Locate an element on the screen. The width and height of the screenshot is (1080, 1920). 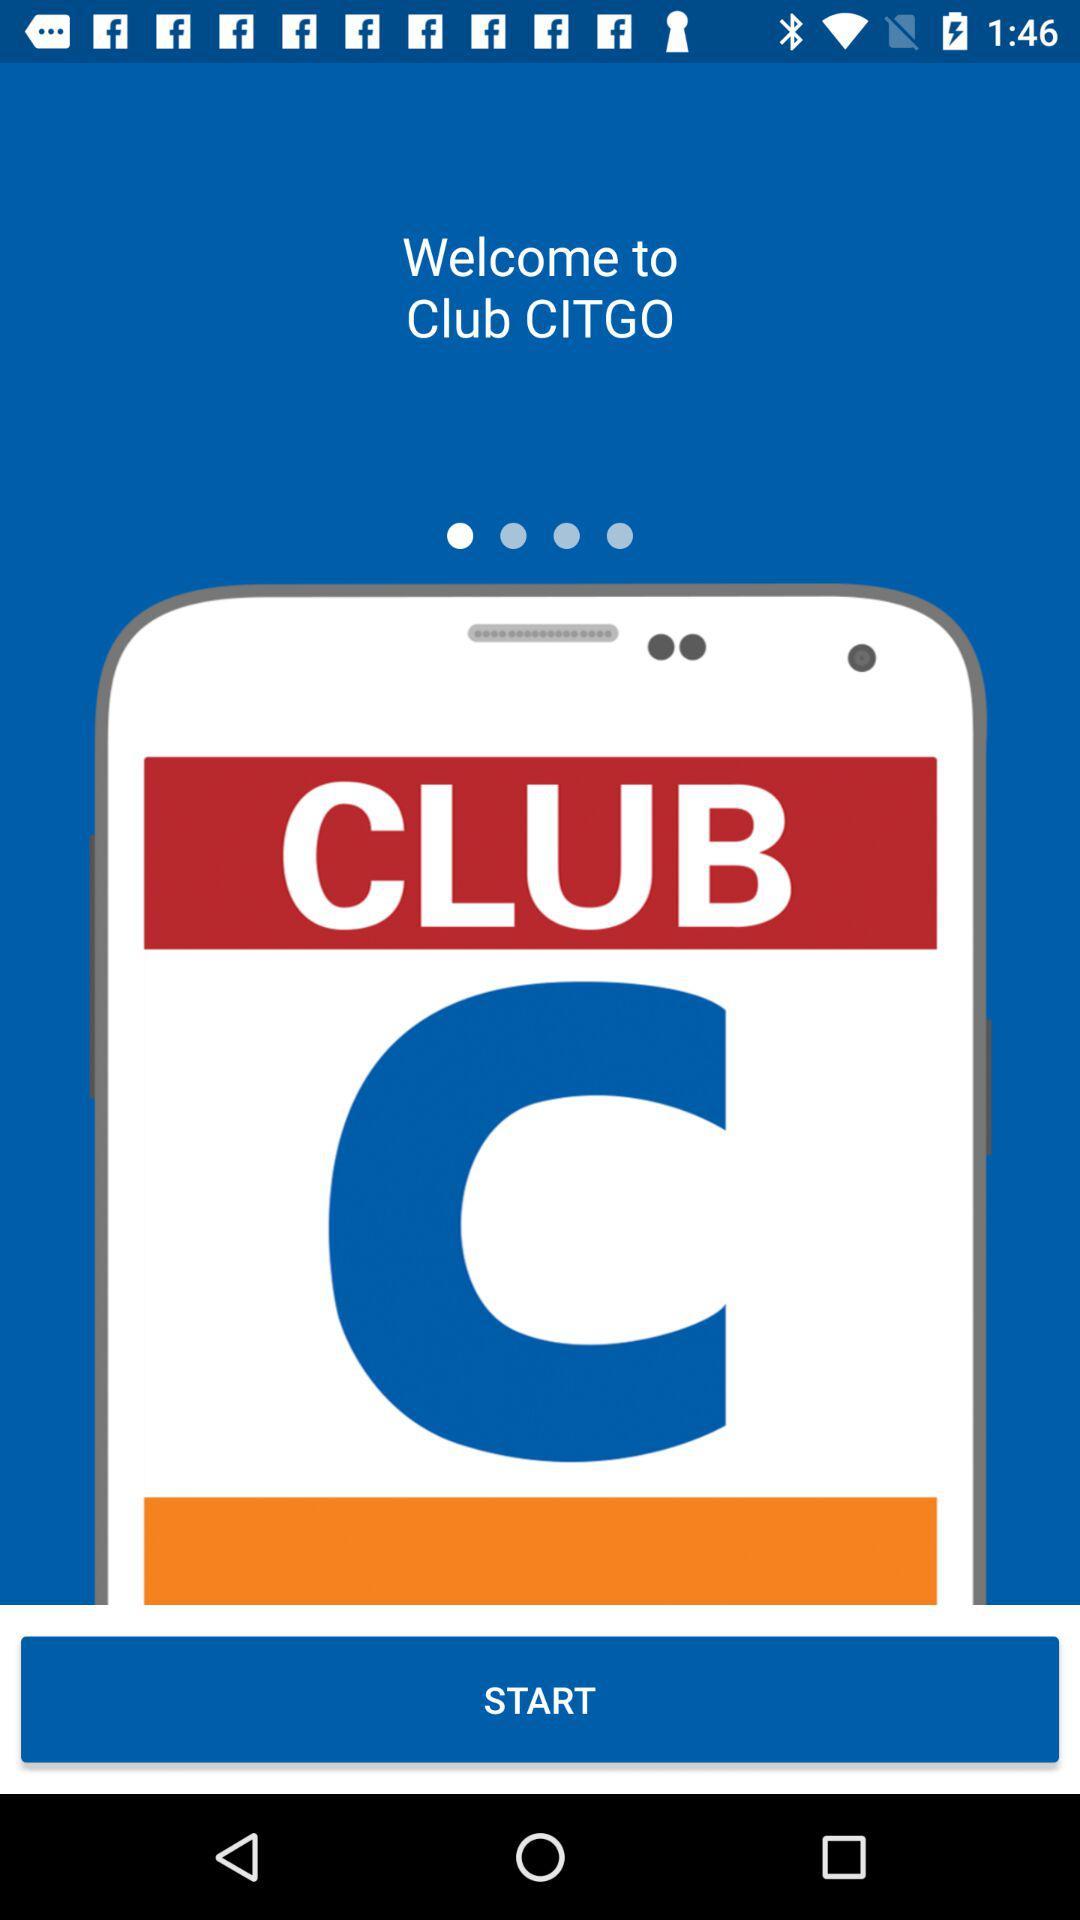
start item is located at coordinates (540, 1698).